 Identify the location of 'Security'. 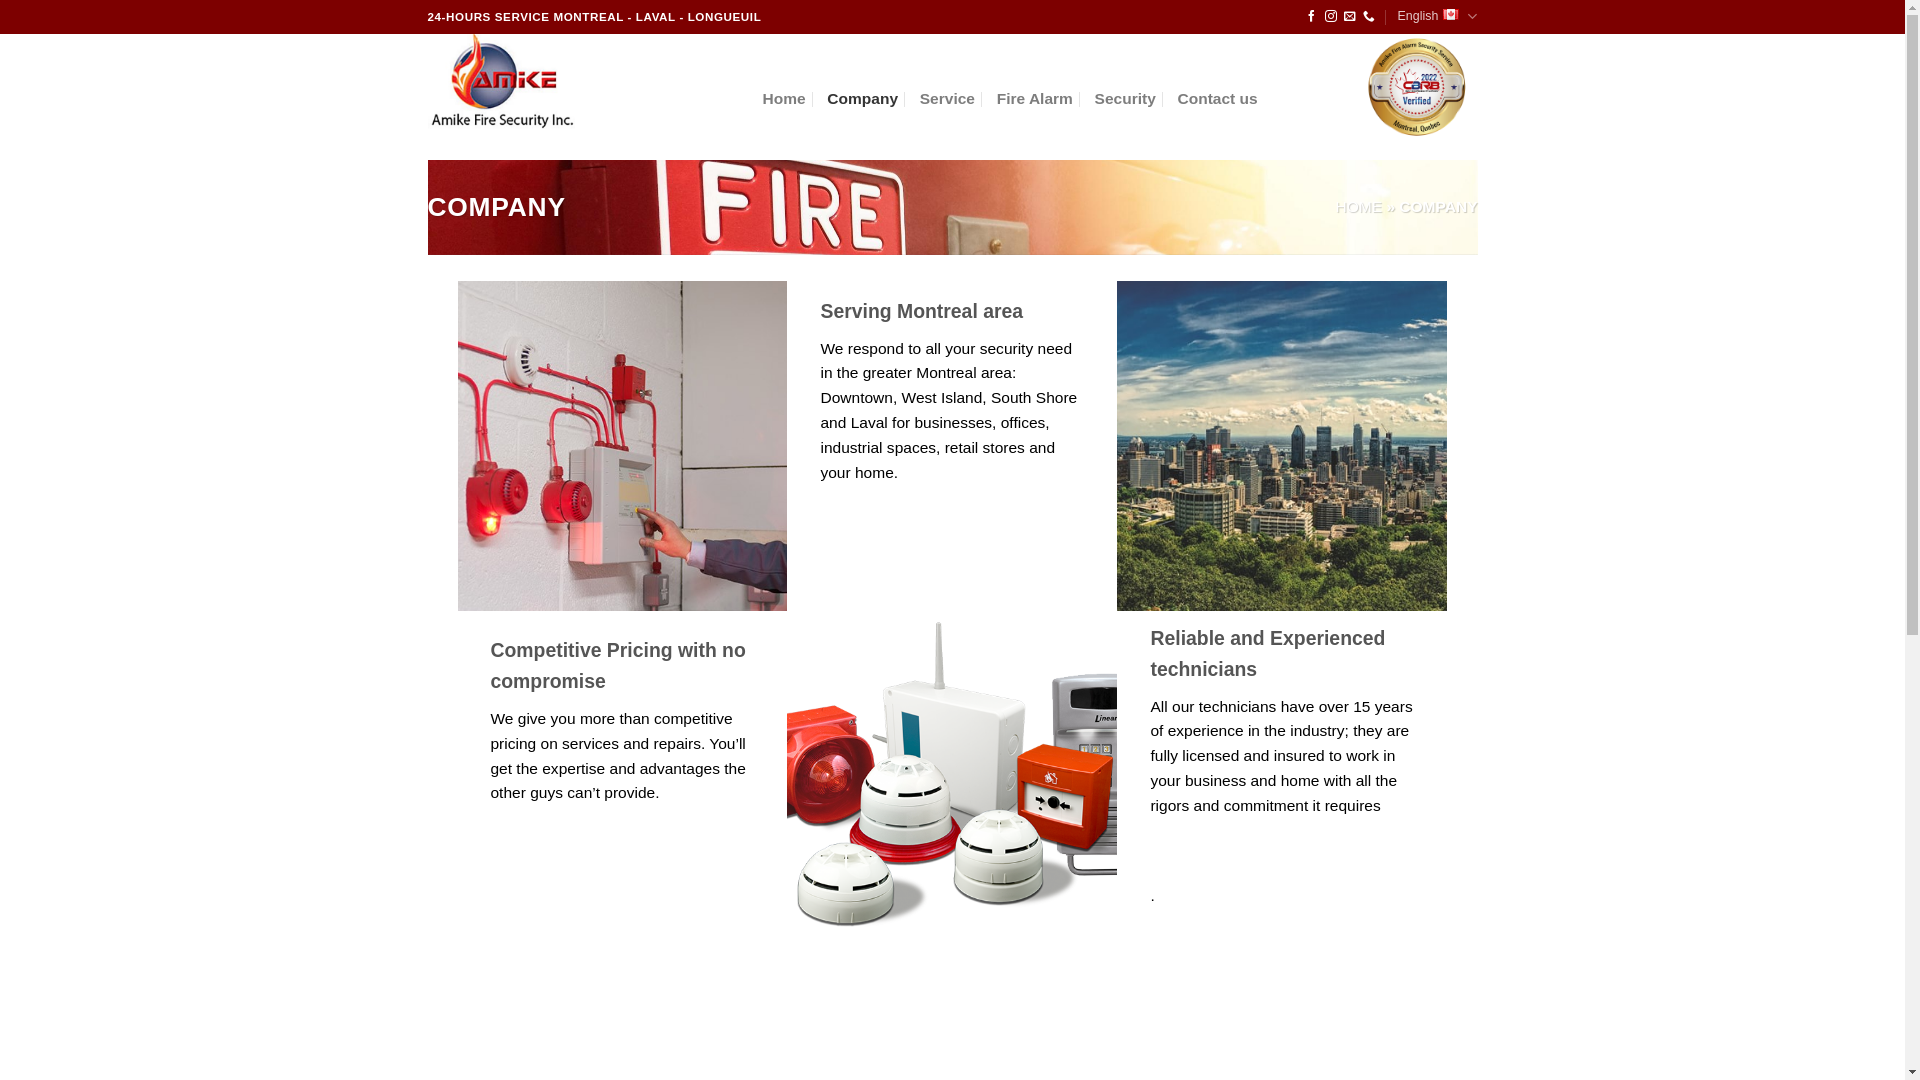
(1125, 98).